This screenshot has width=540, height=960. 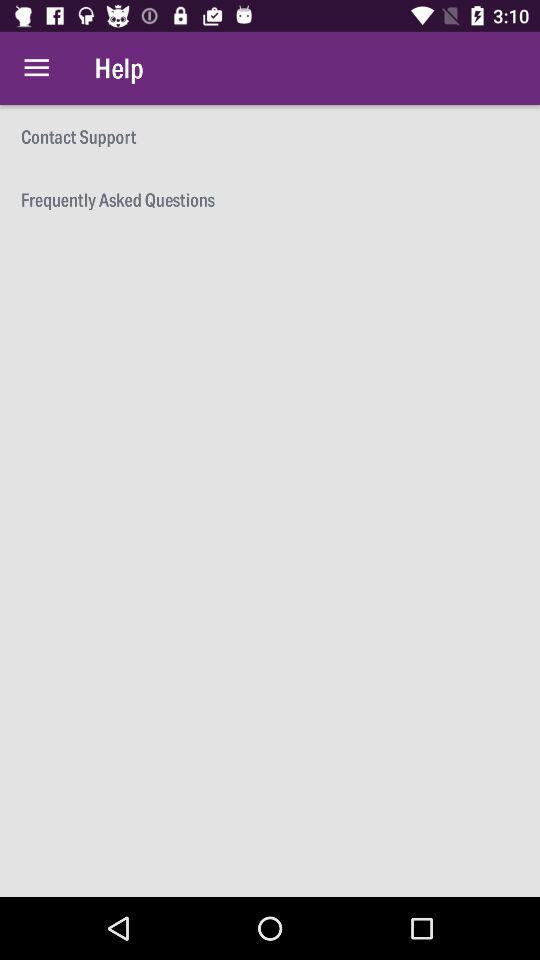 What do you see at coordinates (270, 135) in the screenshot?
I see `contact support item` at bounding box center [270, 135].